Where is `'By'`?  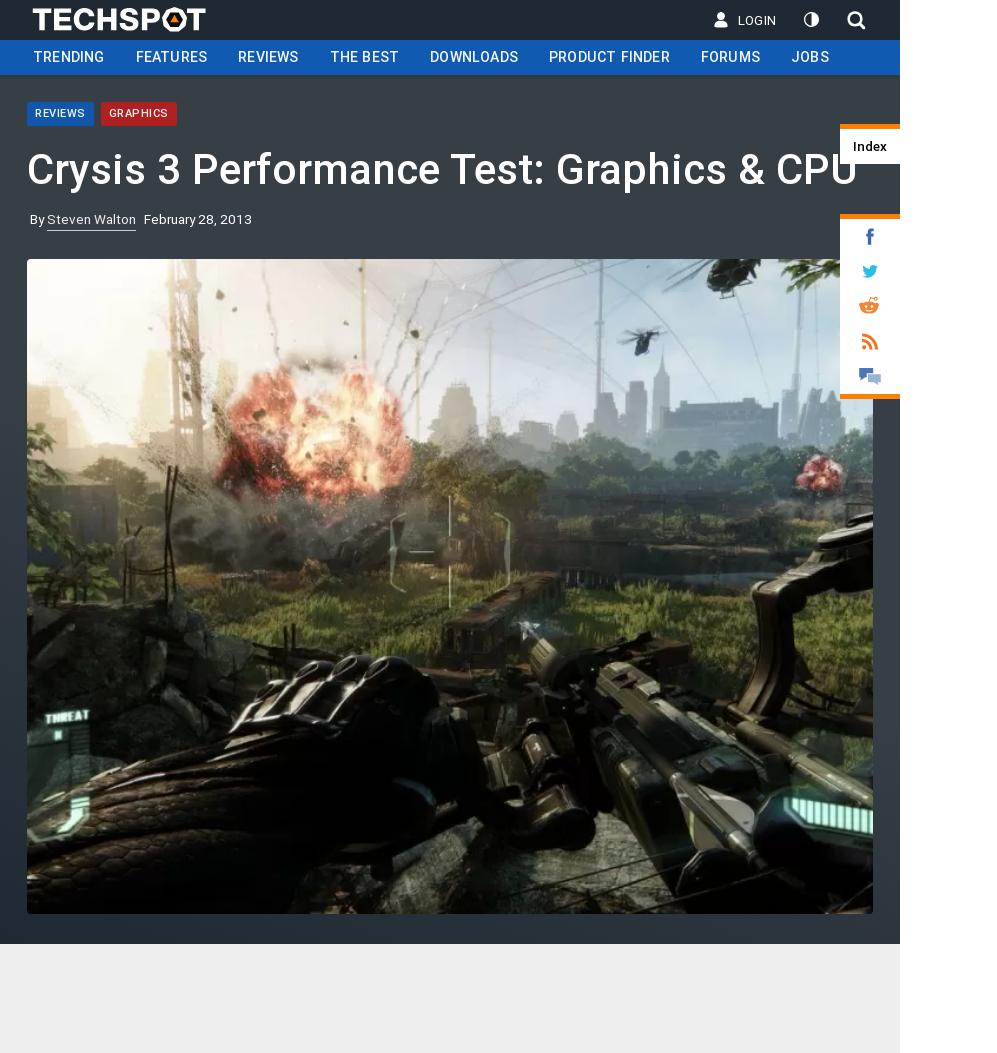 'By' is located at coordinates (38, 218).